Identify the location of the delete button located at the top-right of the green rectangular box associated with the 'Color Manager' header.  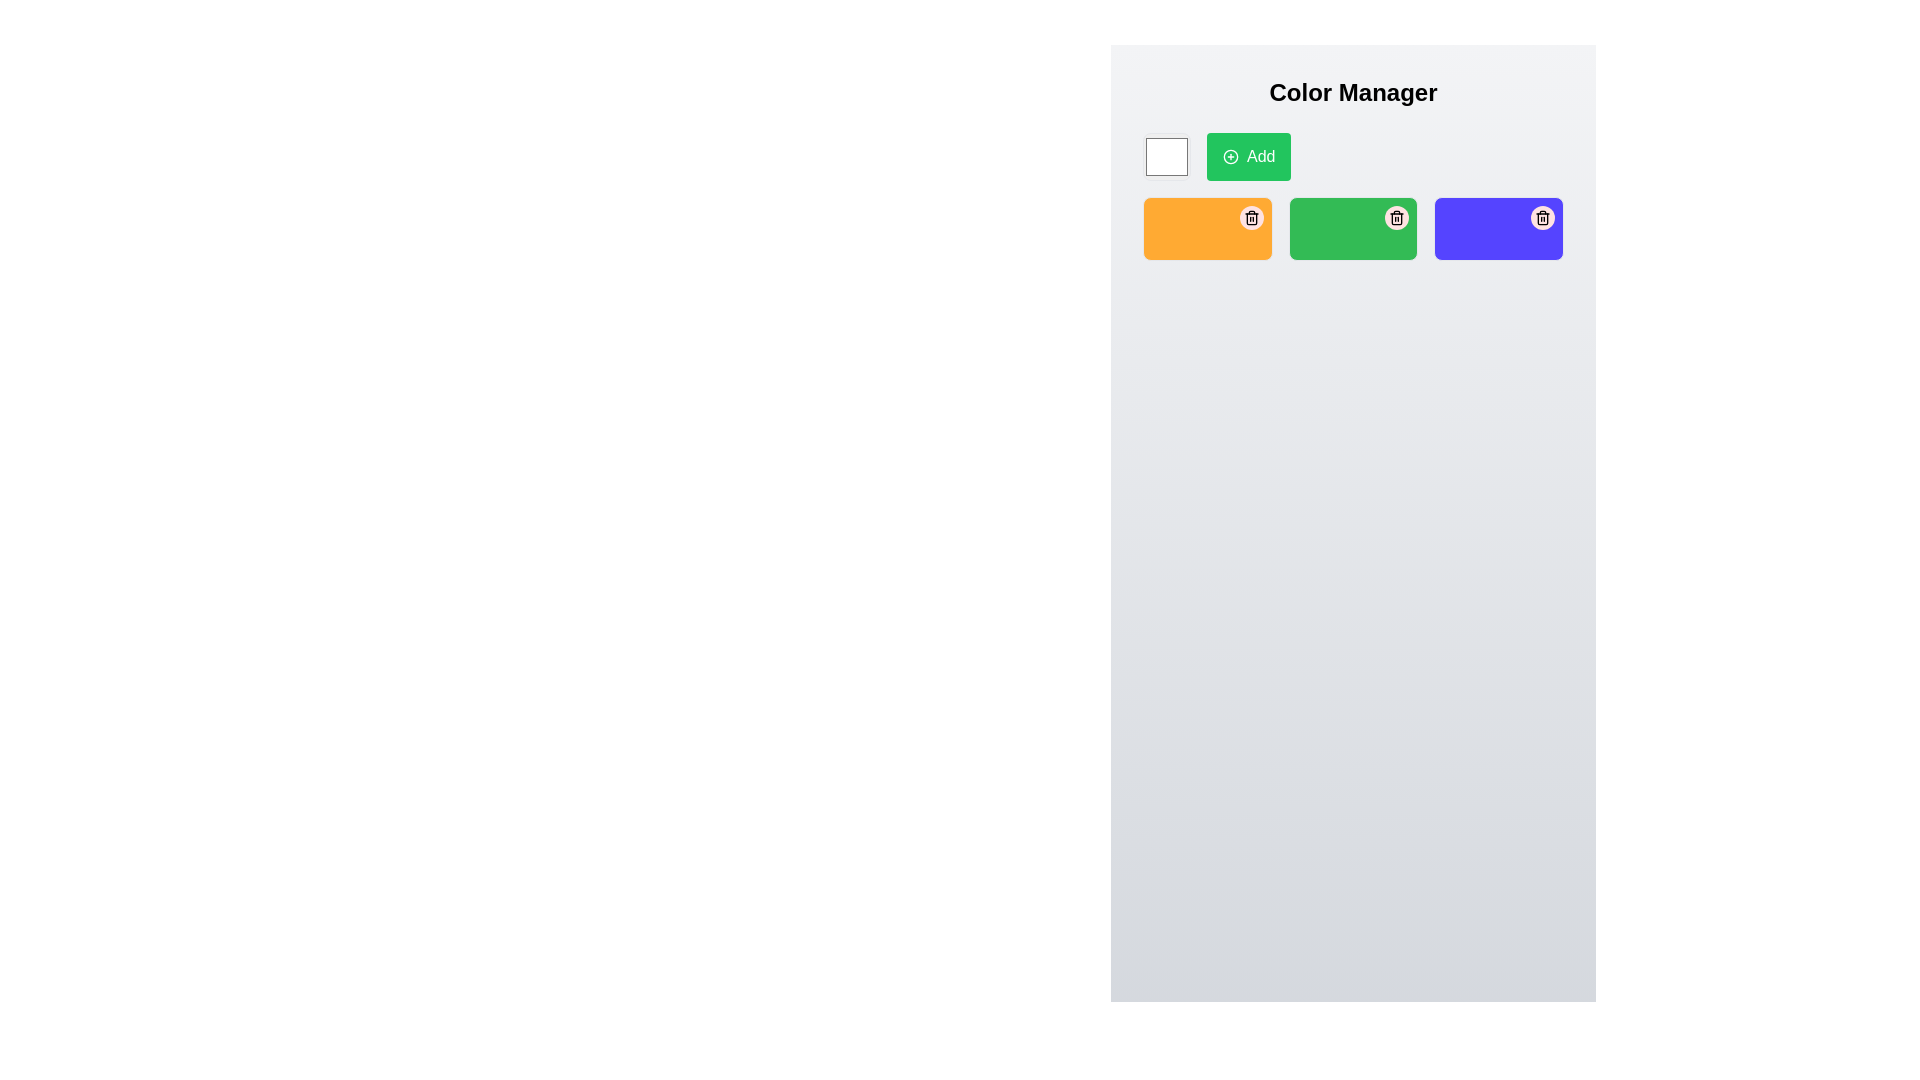
(1396, 218).